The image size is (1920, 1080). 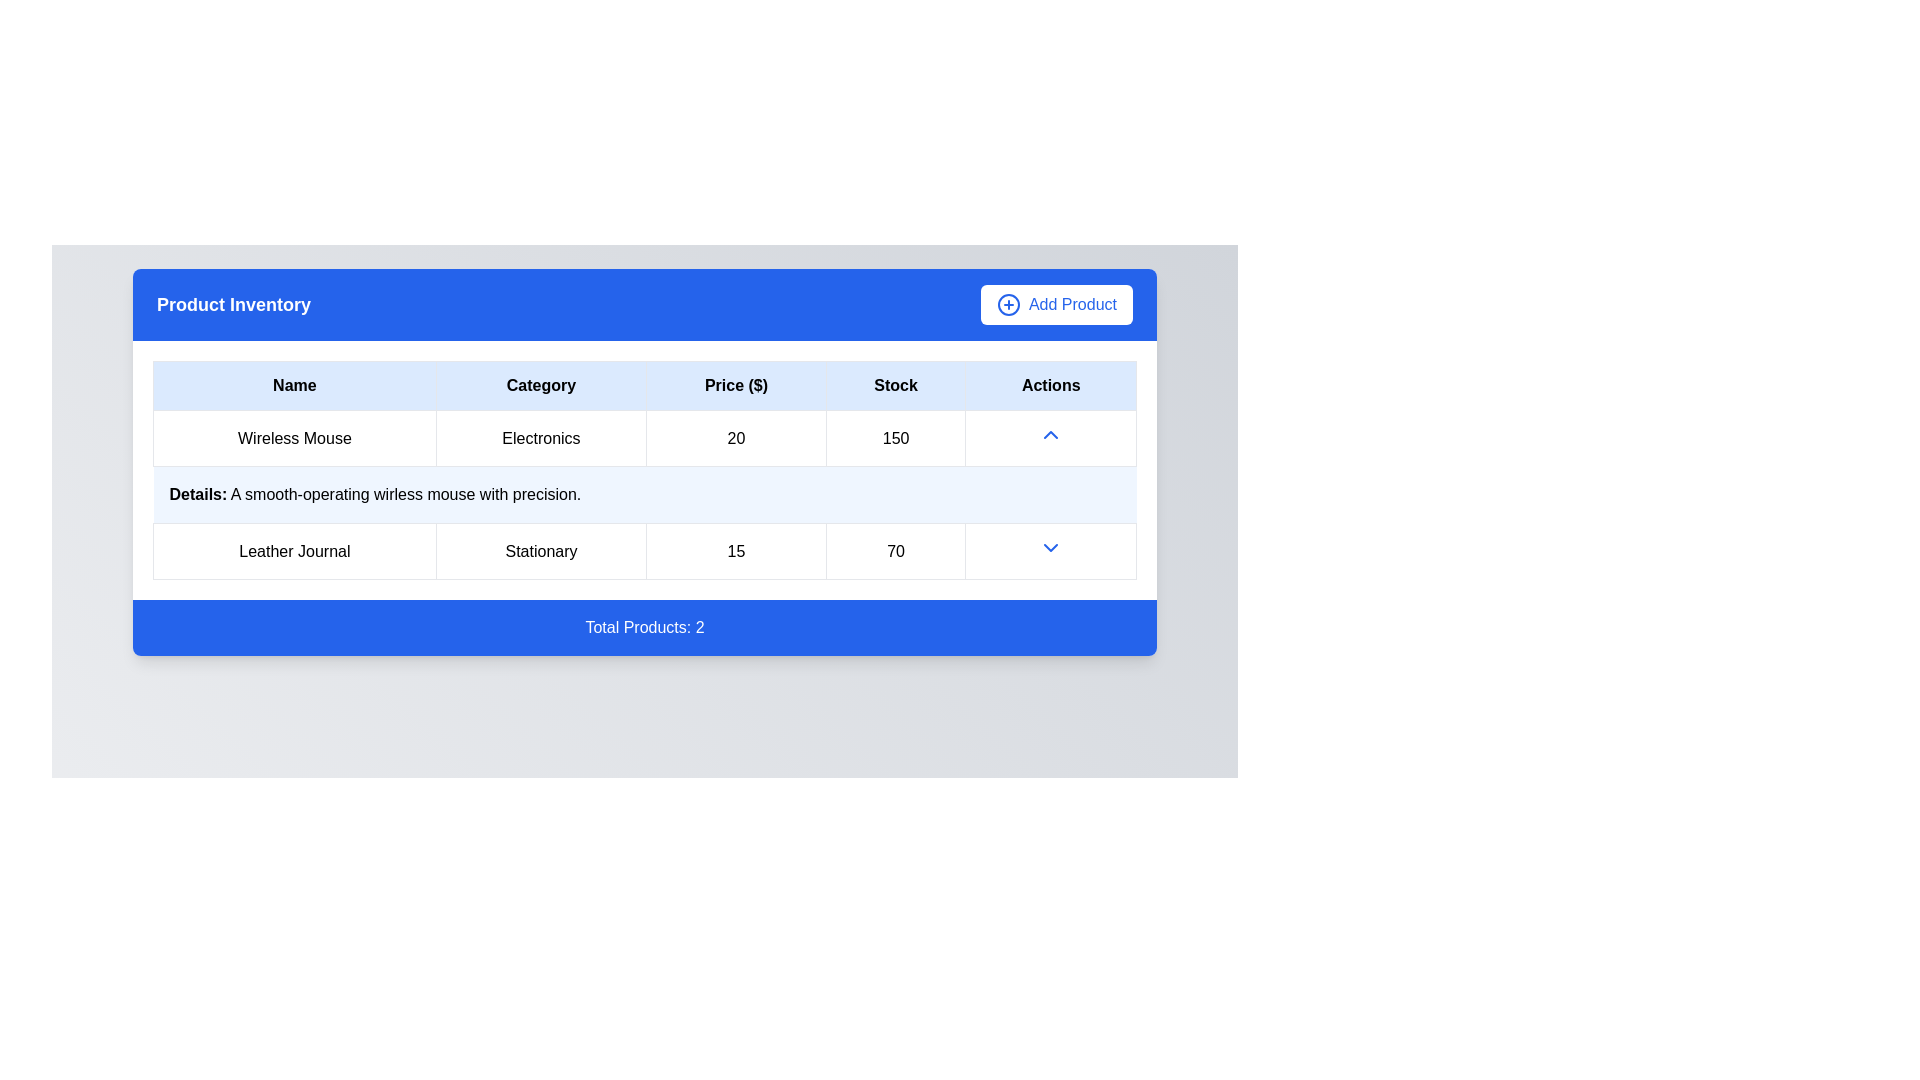 What do you see at coordinates (293, 437) in the screenshot?
I see `the name label for the product in the 'Product Inventory' section, which is located in the top-left cell of the table row, preceding the elements labeled 'Electronics', '20', '150'` at bounding box center [293, 437].